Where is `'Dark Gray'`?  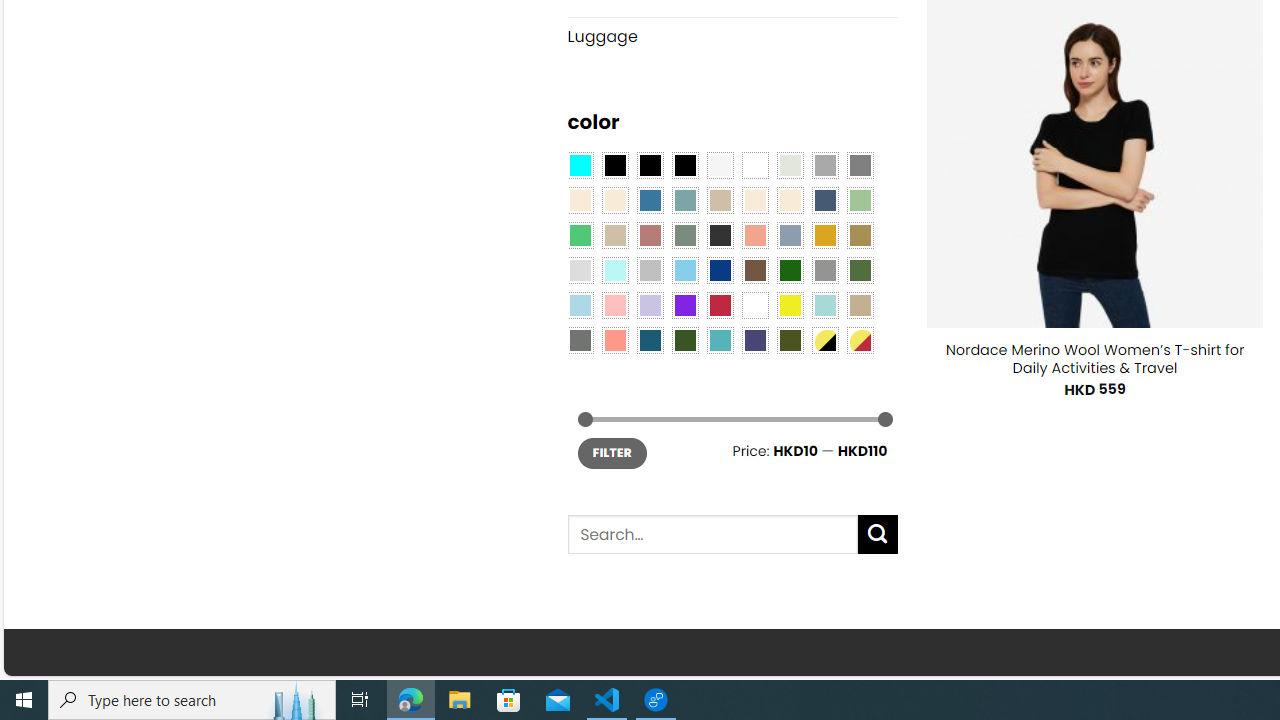
'Dark Gray' is located at coordinates (824, 163).